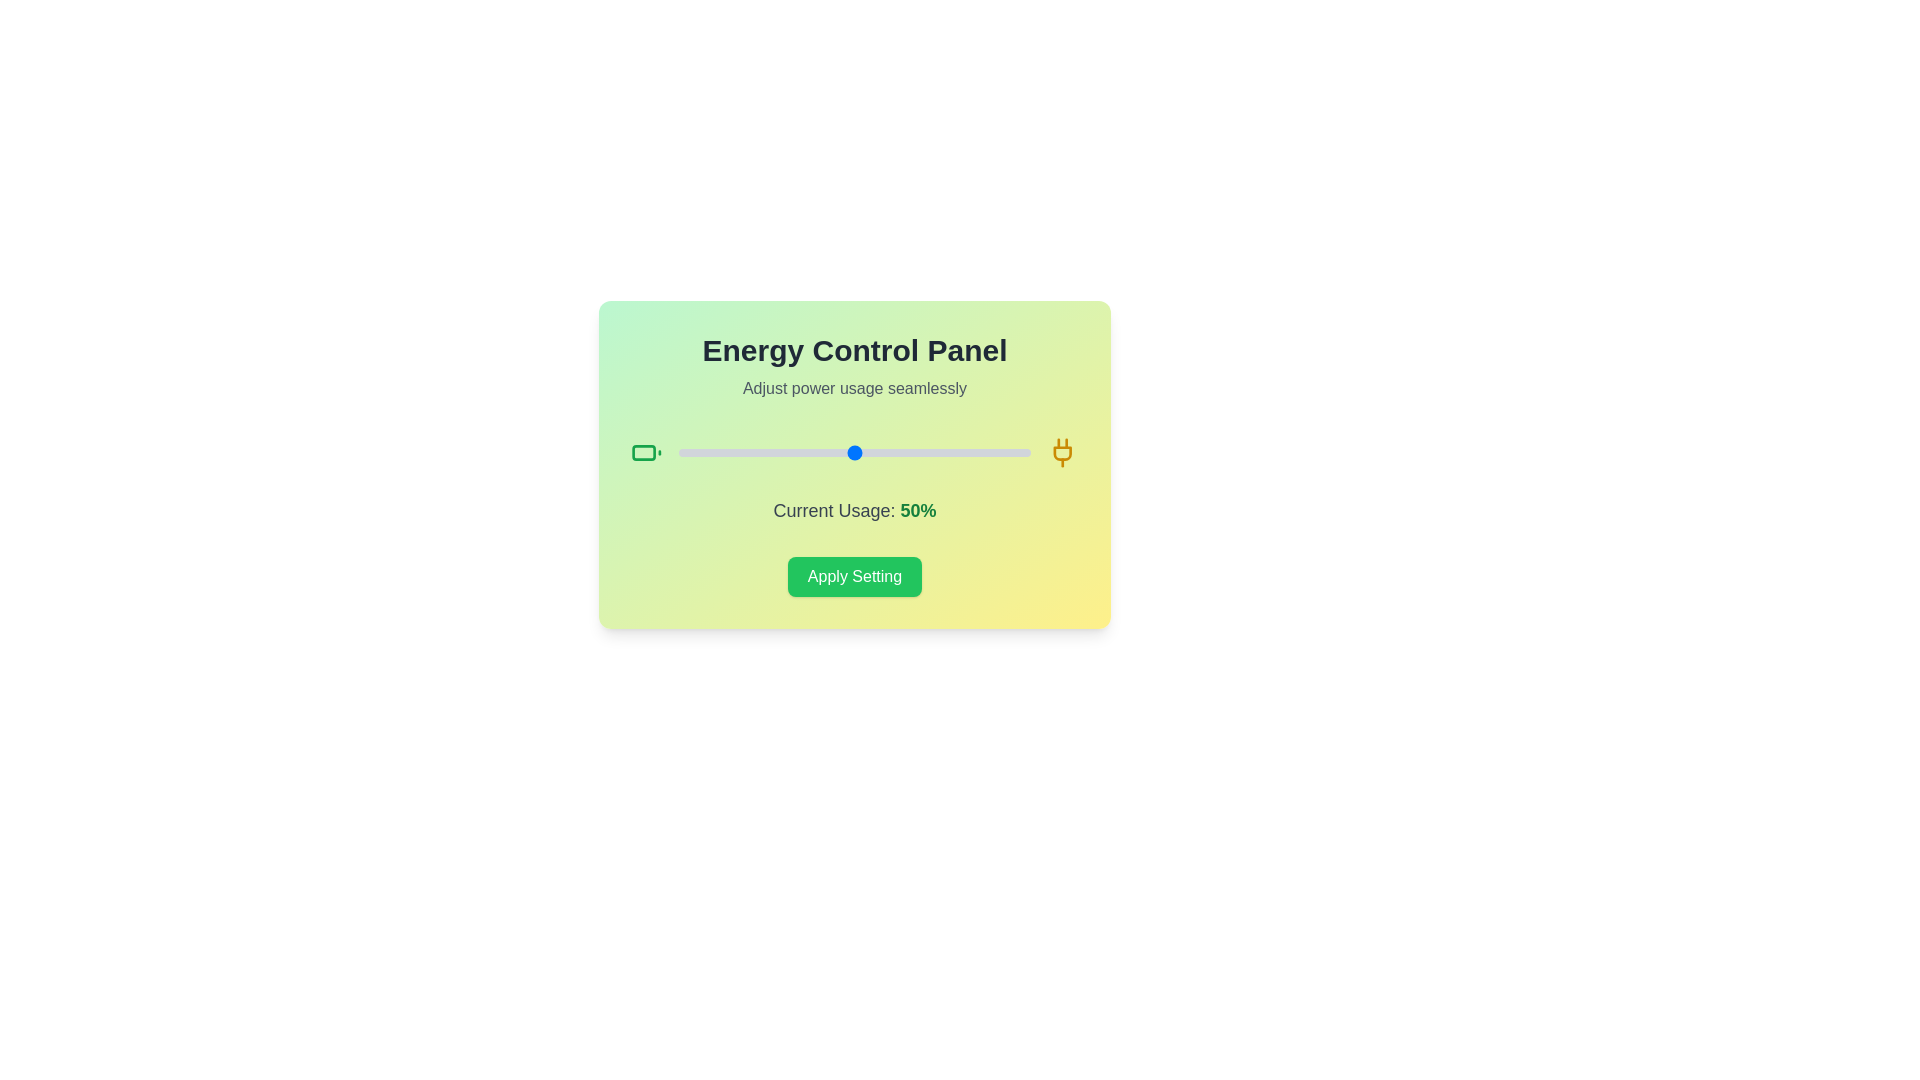  Describe the element at coordinates (783, 452) in the screenshot. I see `the slider` at that location.